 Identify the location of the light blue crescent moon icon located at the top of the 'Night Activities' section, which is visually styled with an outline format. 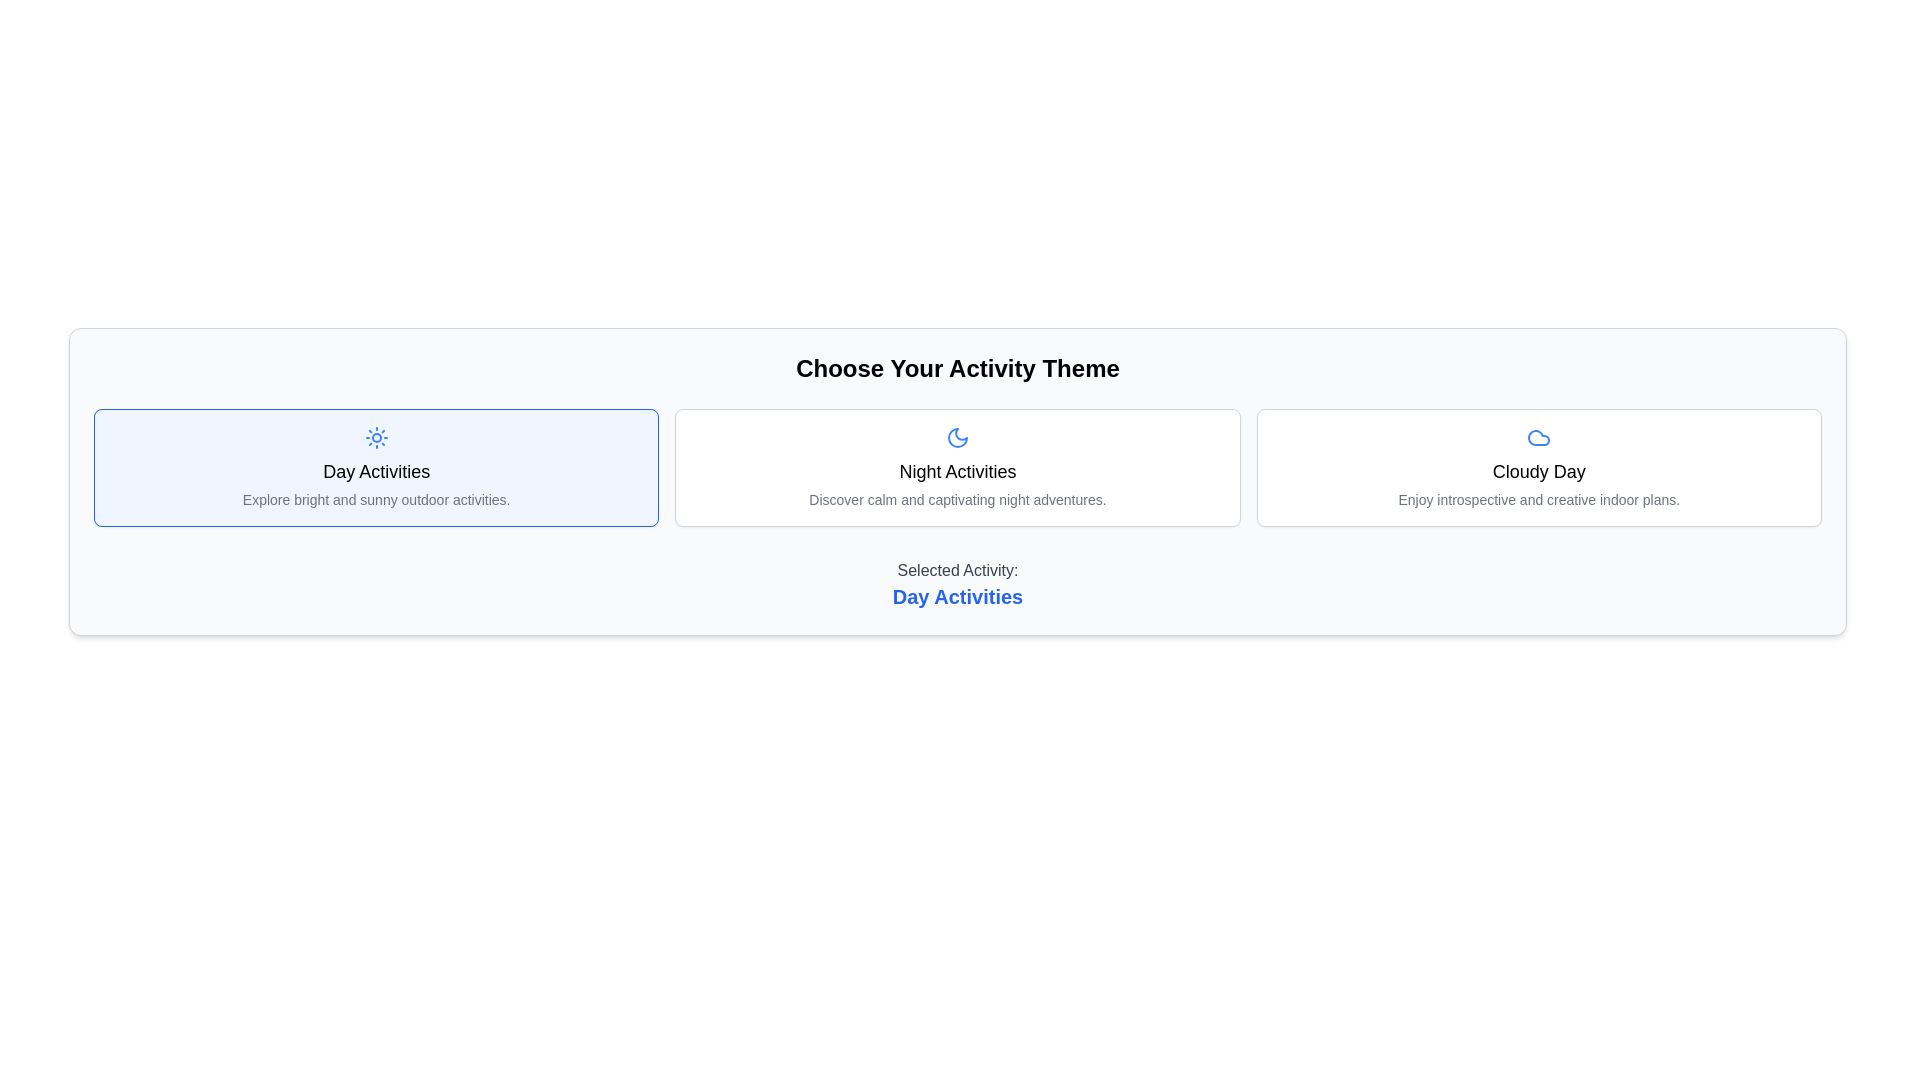
(956, 437).